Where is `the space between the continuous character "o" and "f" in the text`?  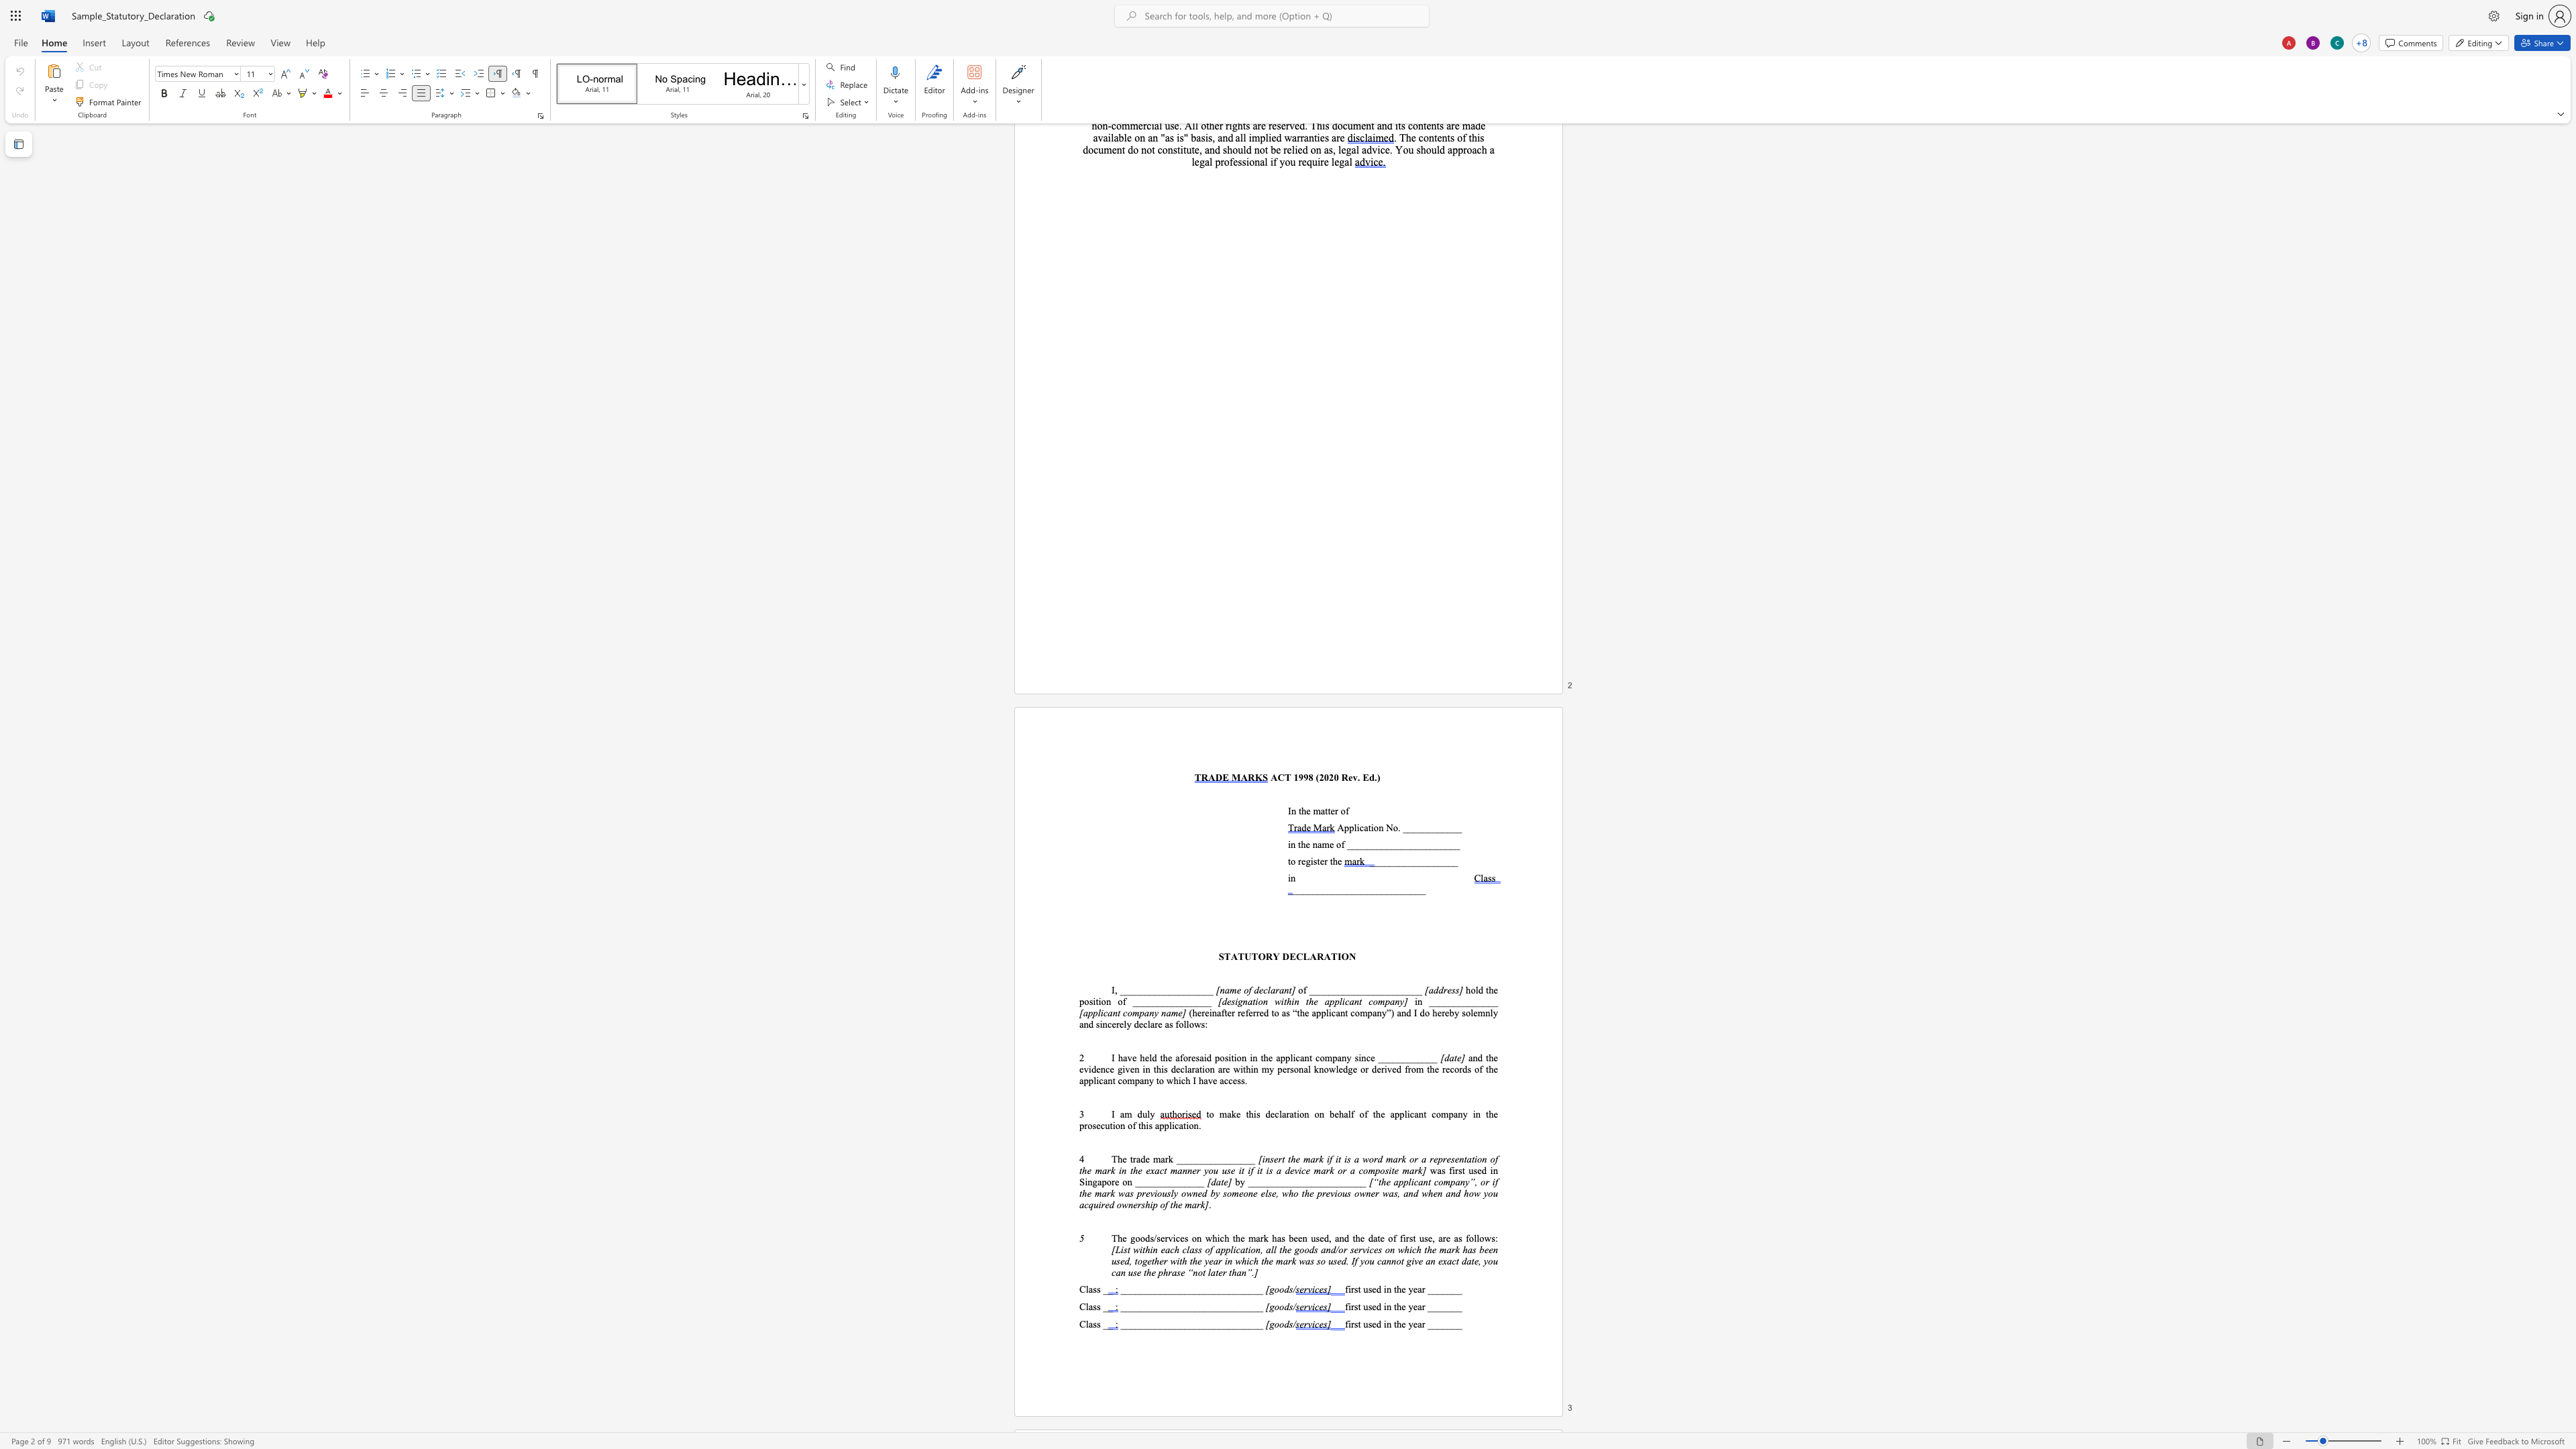
the space between the continuous character "o" and "f" in the text is located at coordinates (1340, 845).